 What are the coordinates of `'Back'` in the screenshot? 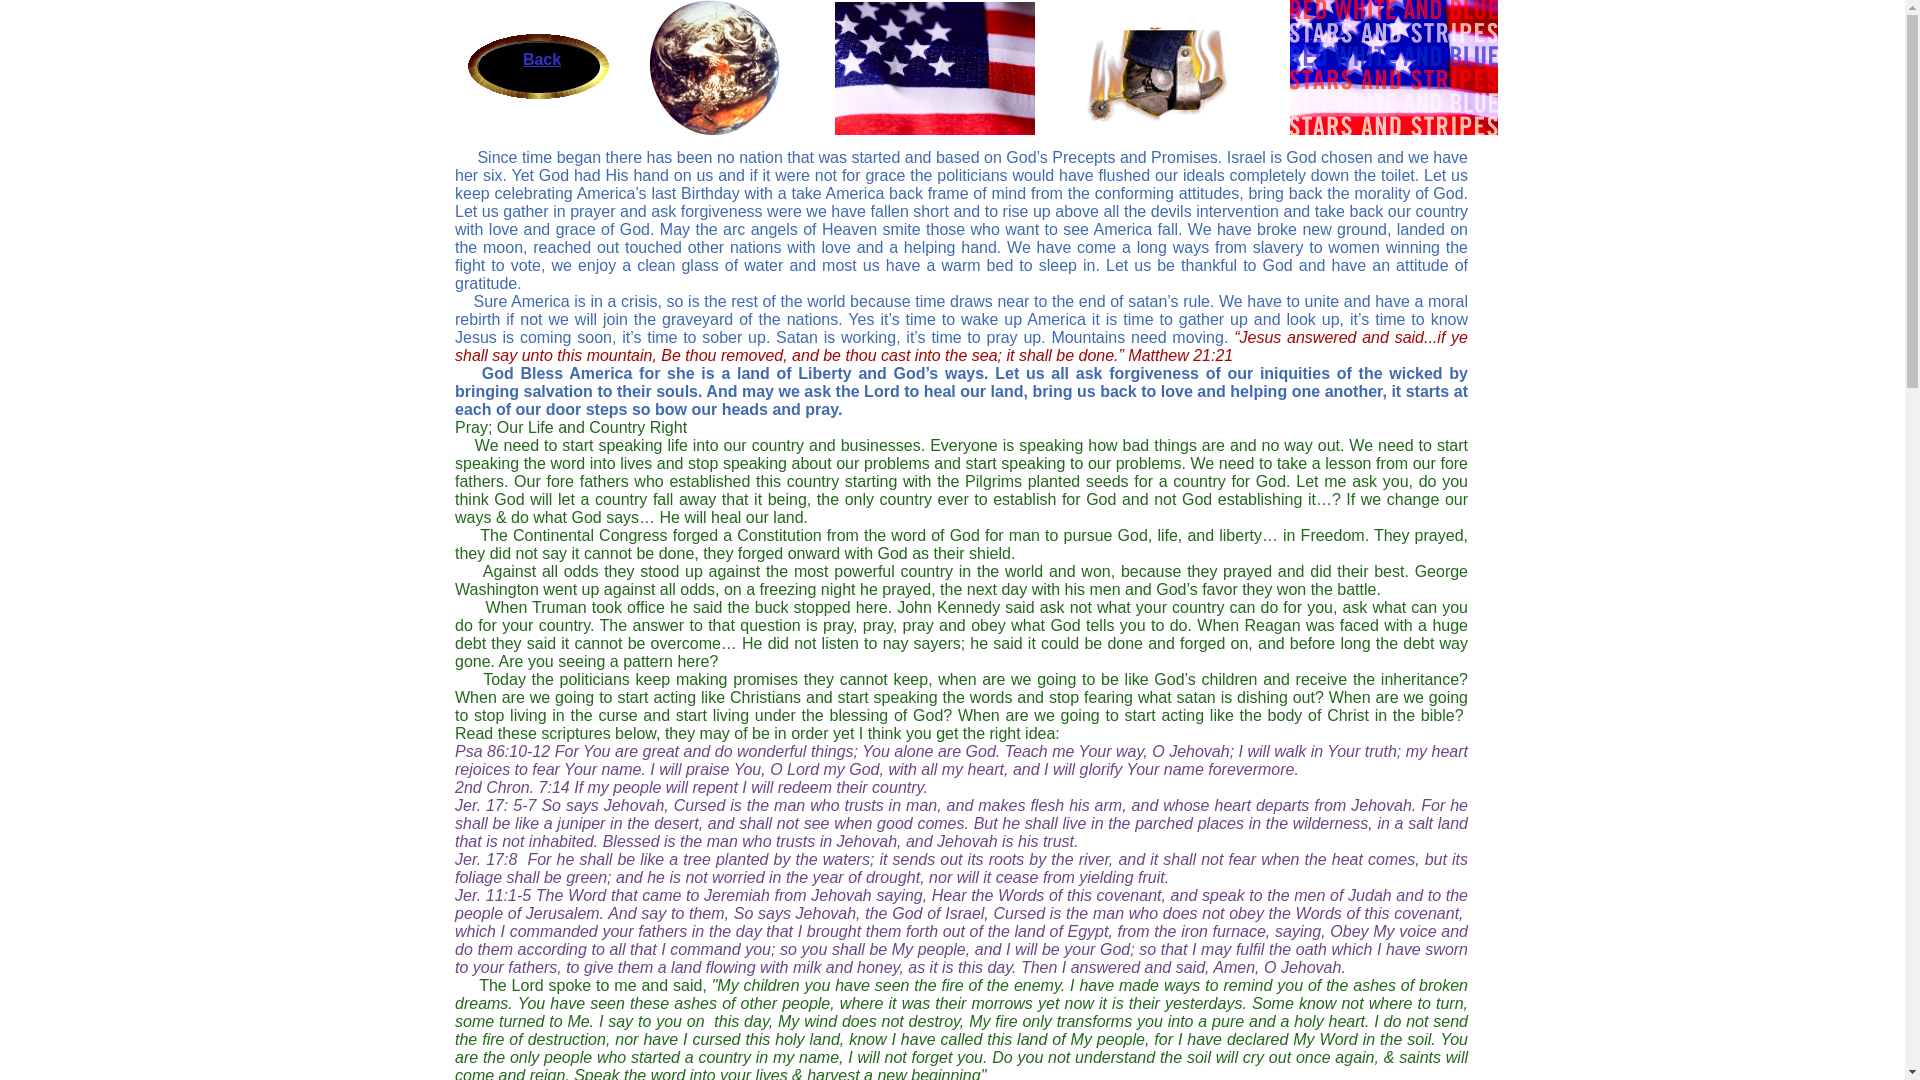 It's located at (542, 58).